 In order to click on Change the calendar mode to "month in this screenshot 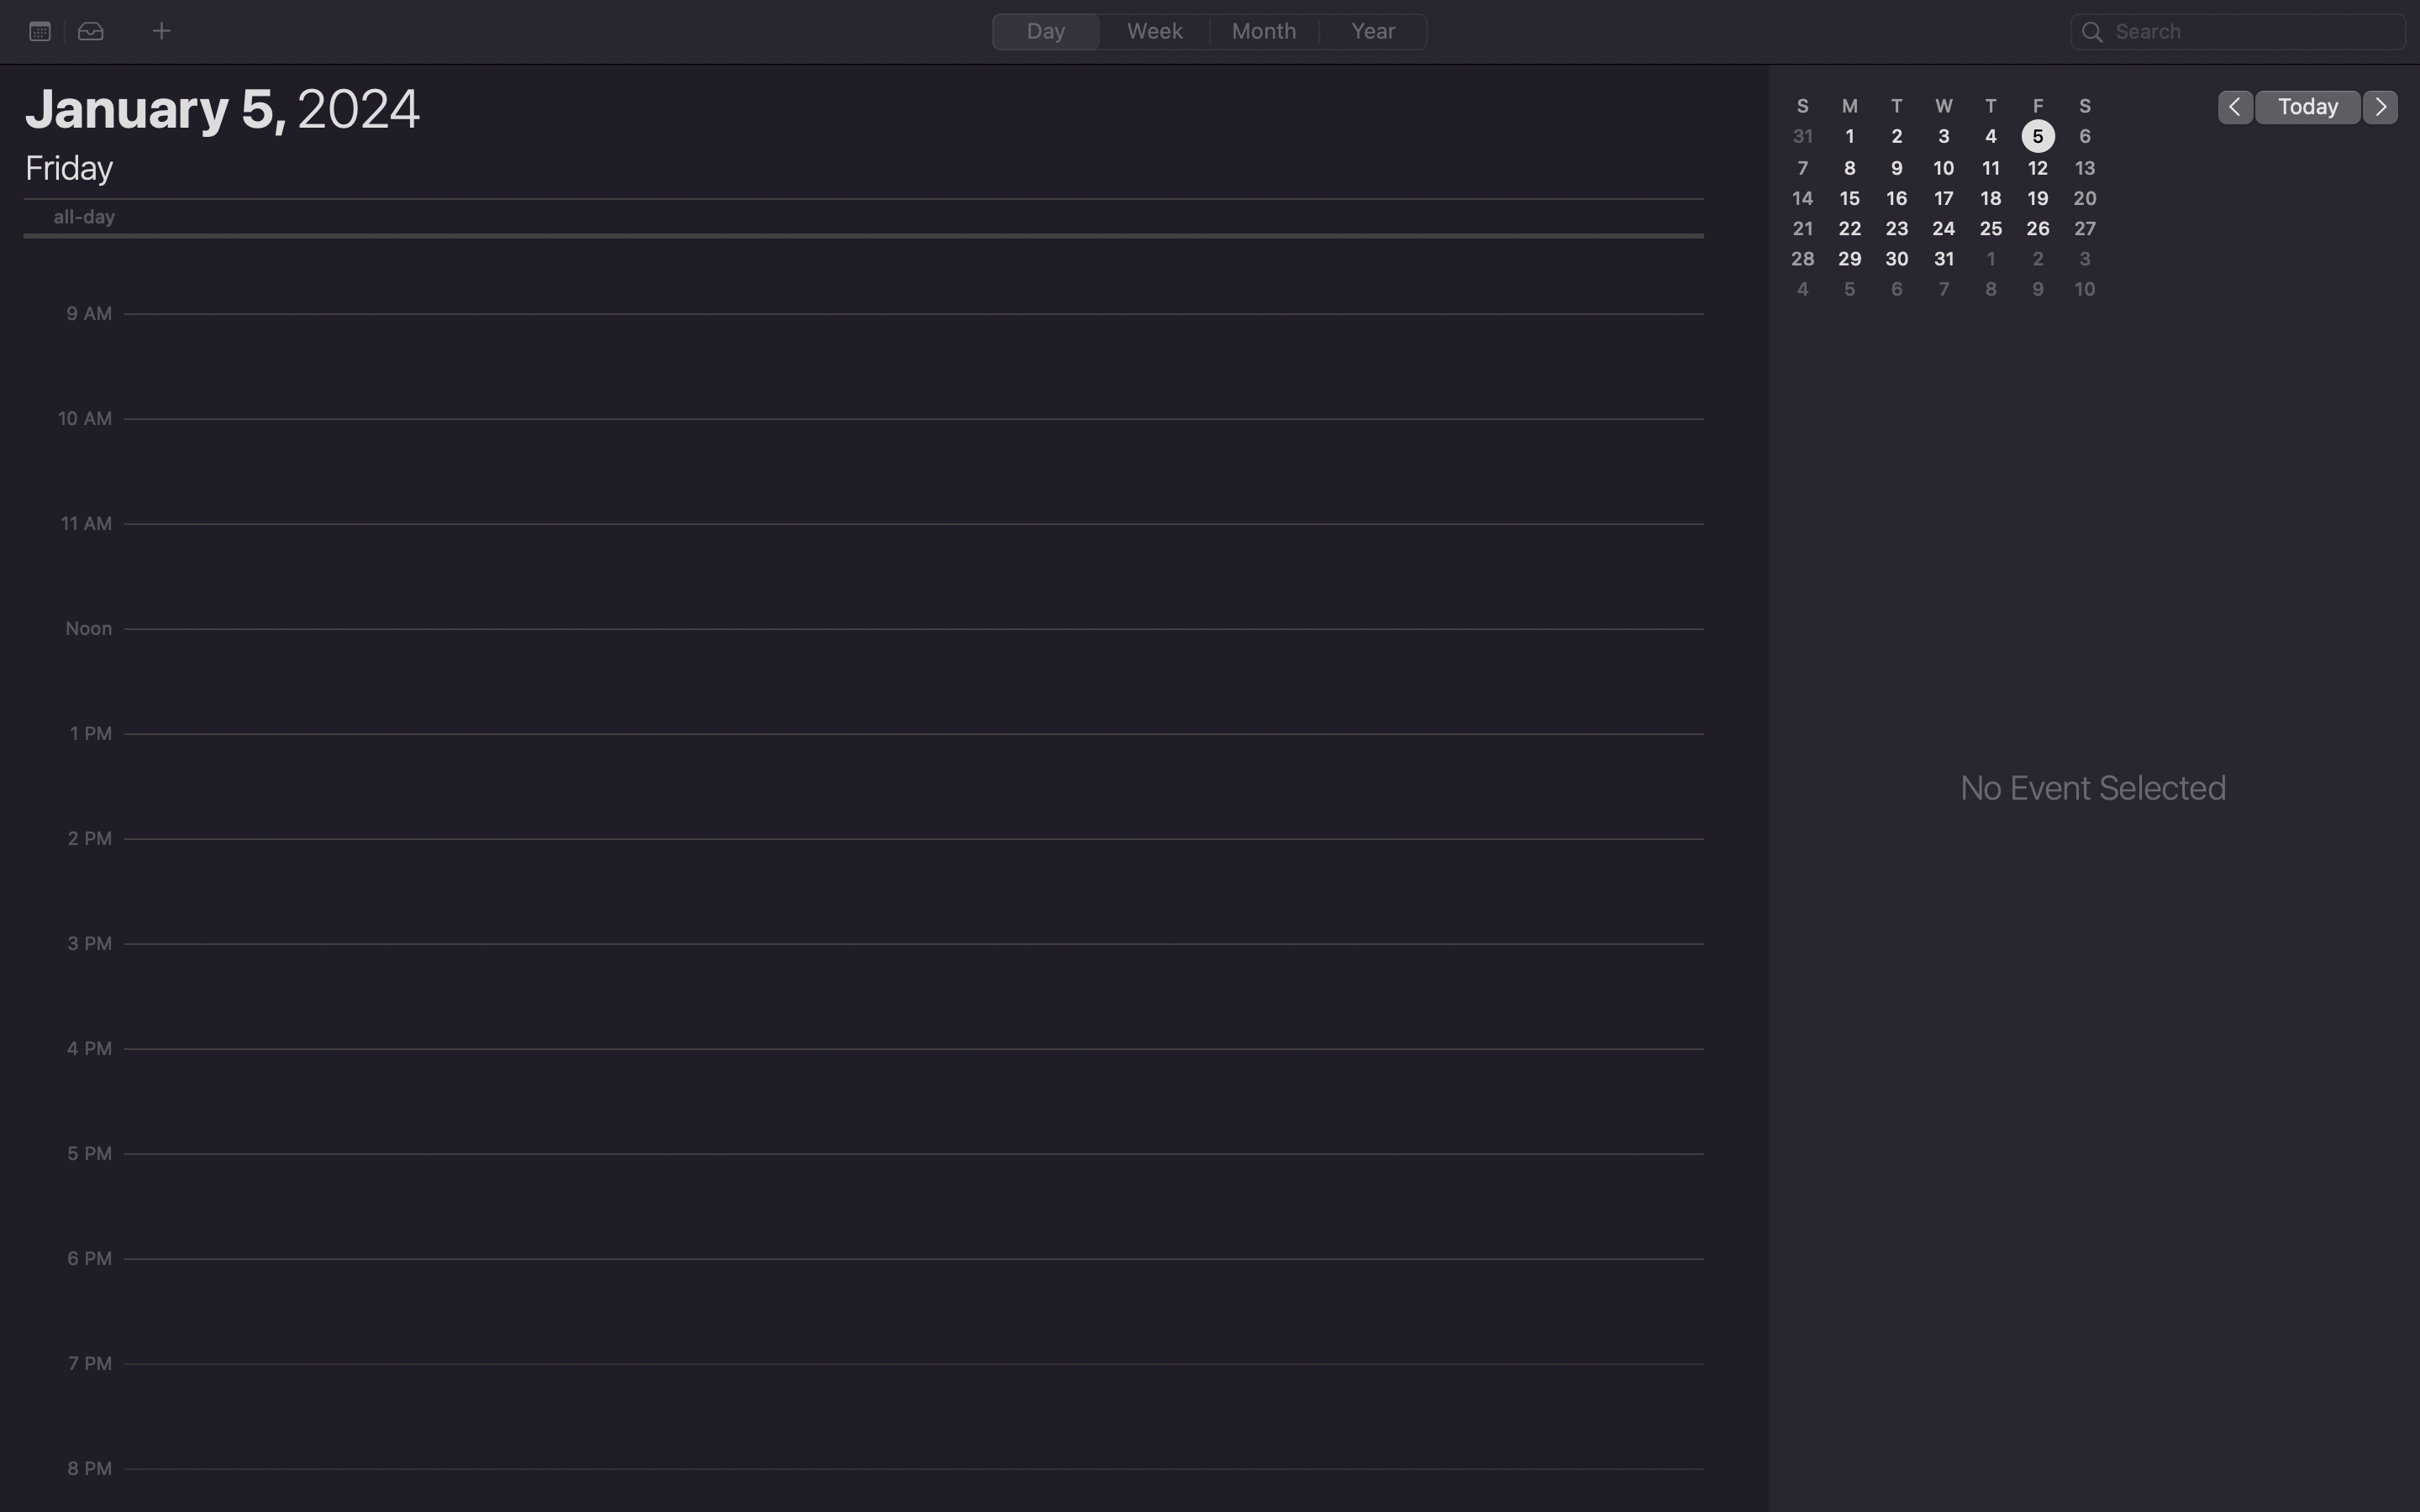, I will do `click(1265, 30)`.